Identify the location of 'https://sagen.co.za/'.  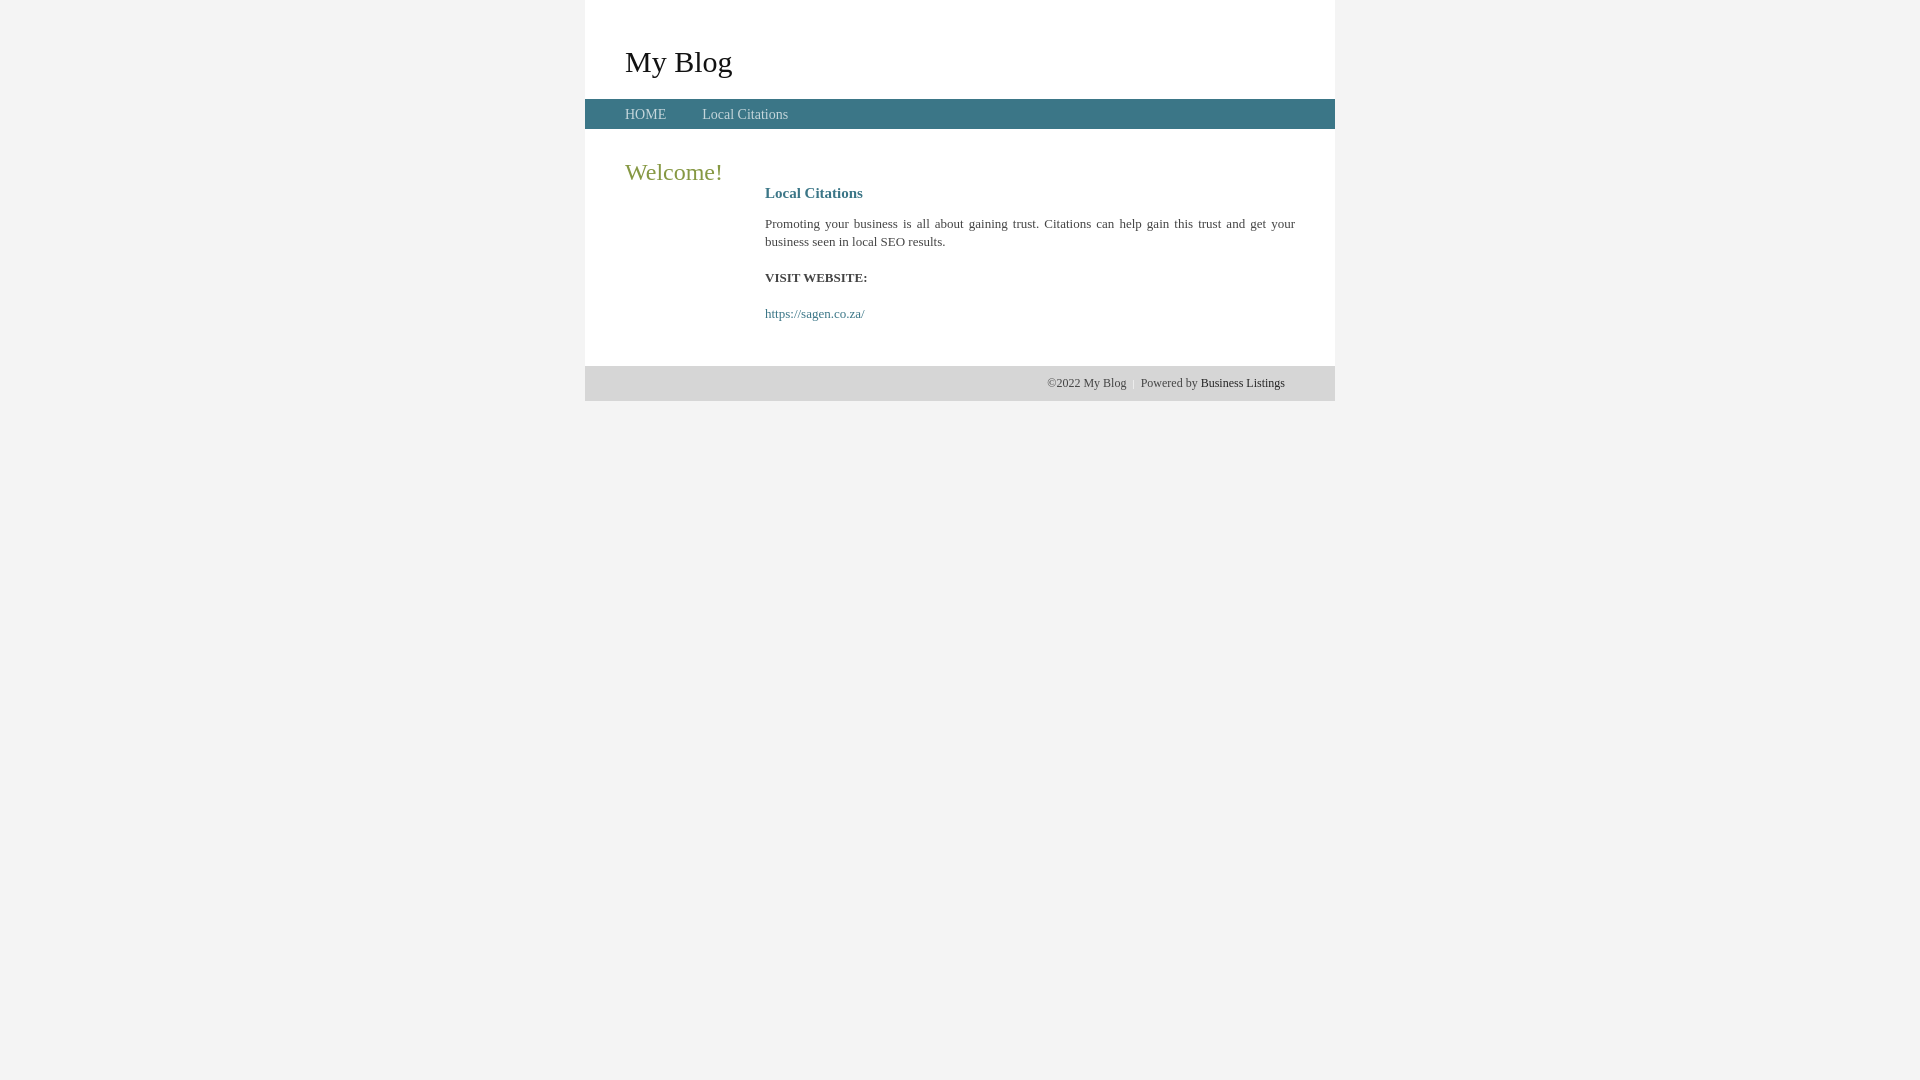
(763, 313).